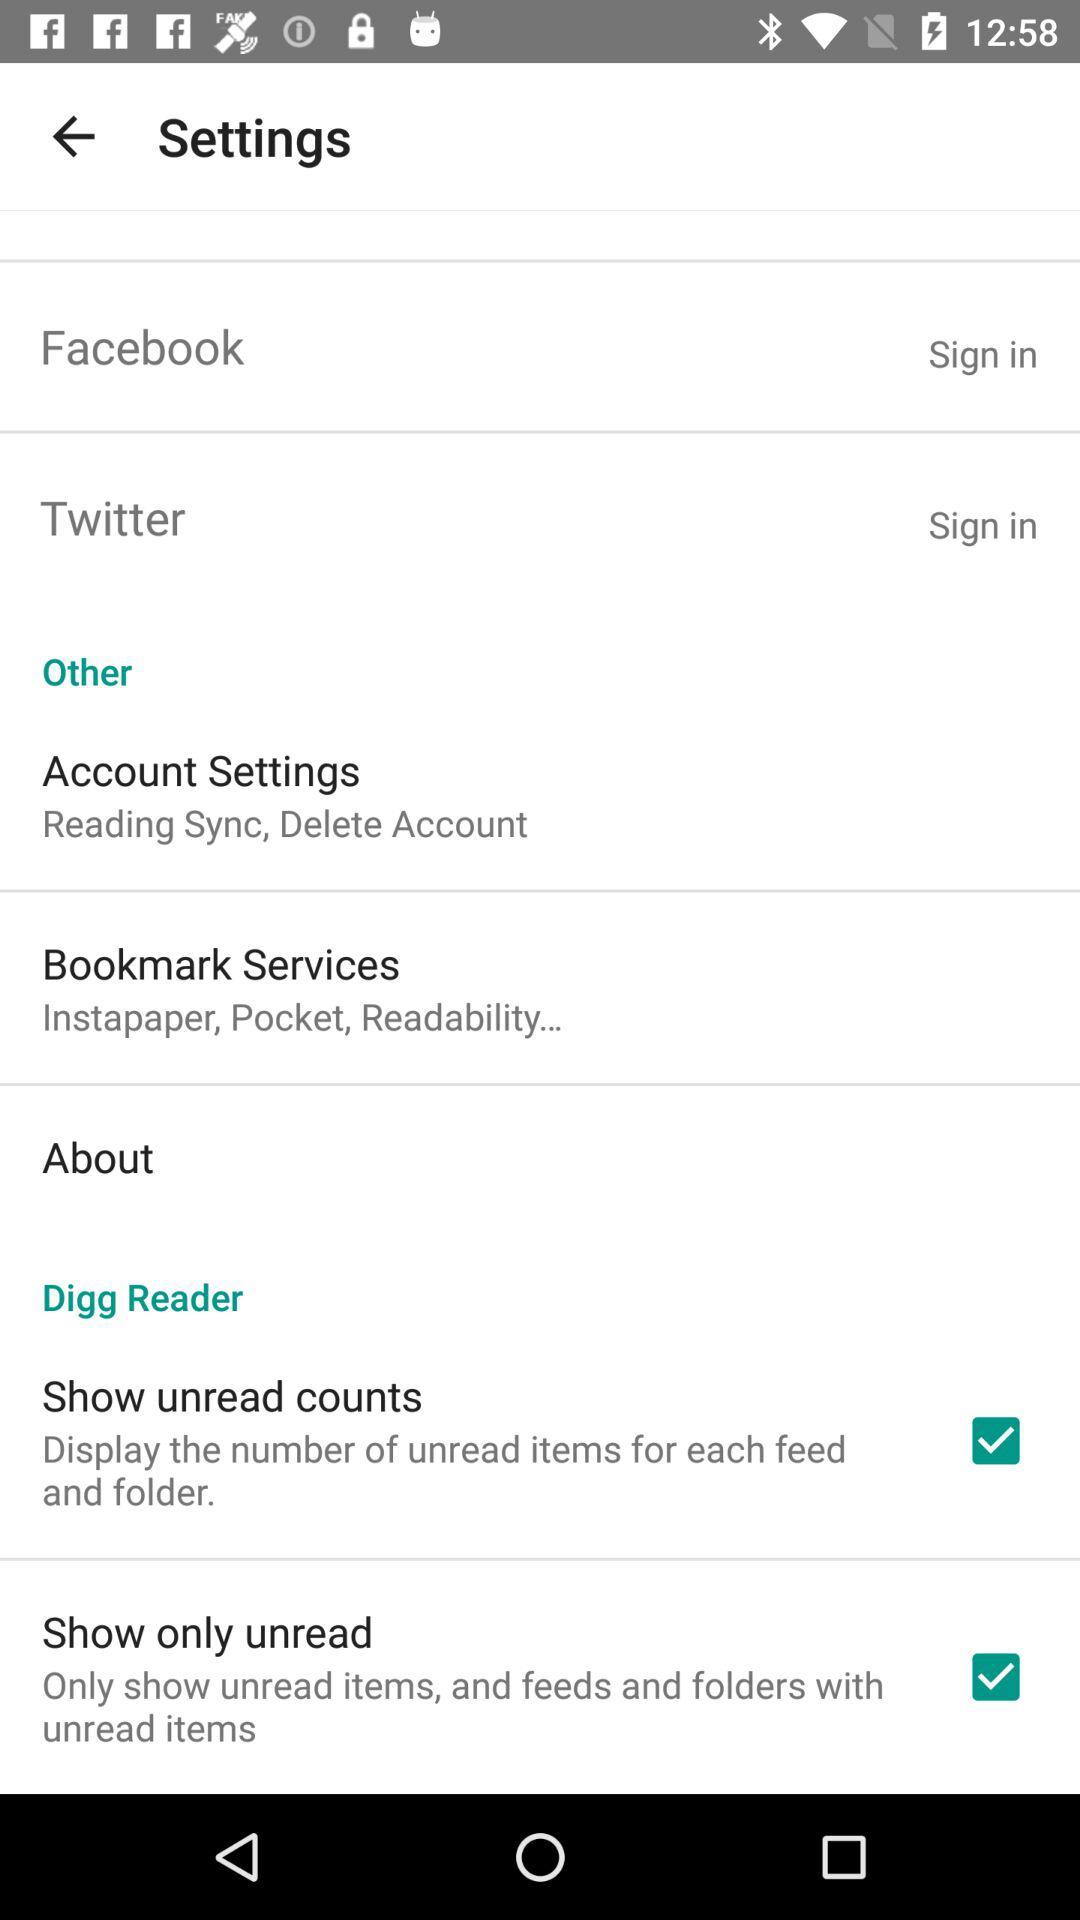  I want to click on app to the left of the sign in, so click(112, 517).